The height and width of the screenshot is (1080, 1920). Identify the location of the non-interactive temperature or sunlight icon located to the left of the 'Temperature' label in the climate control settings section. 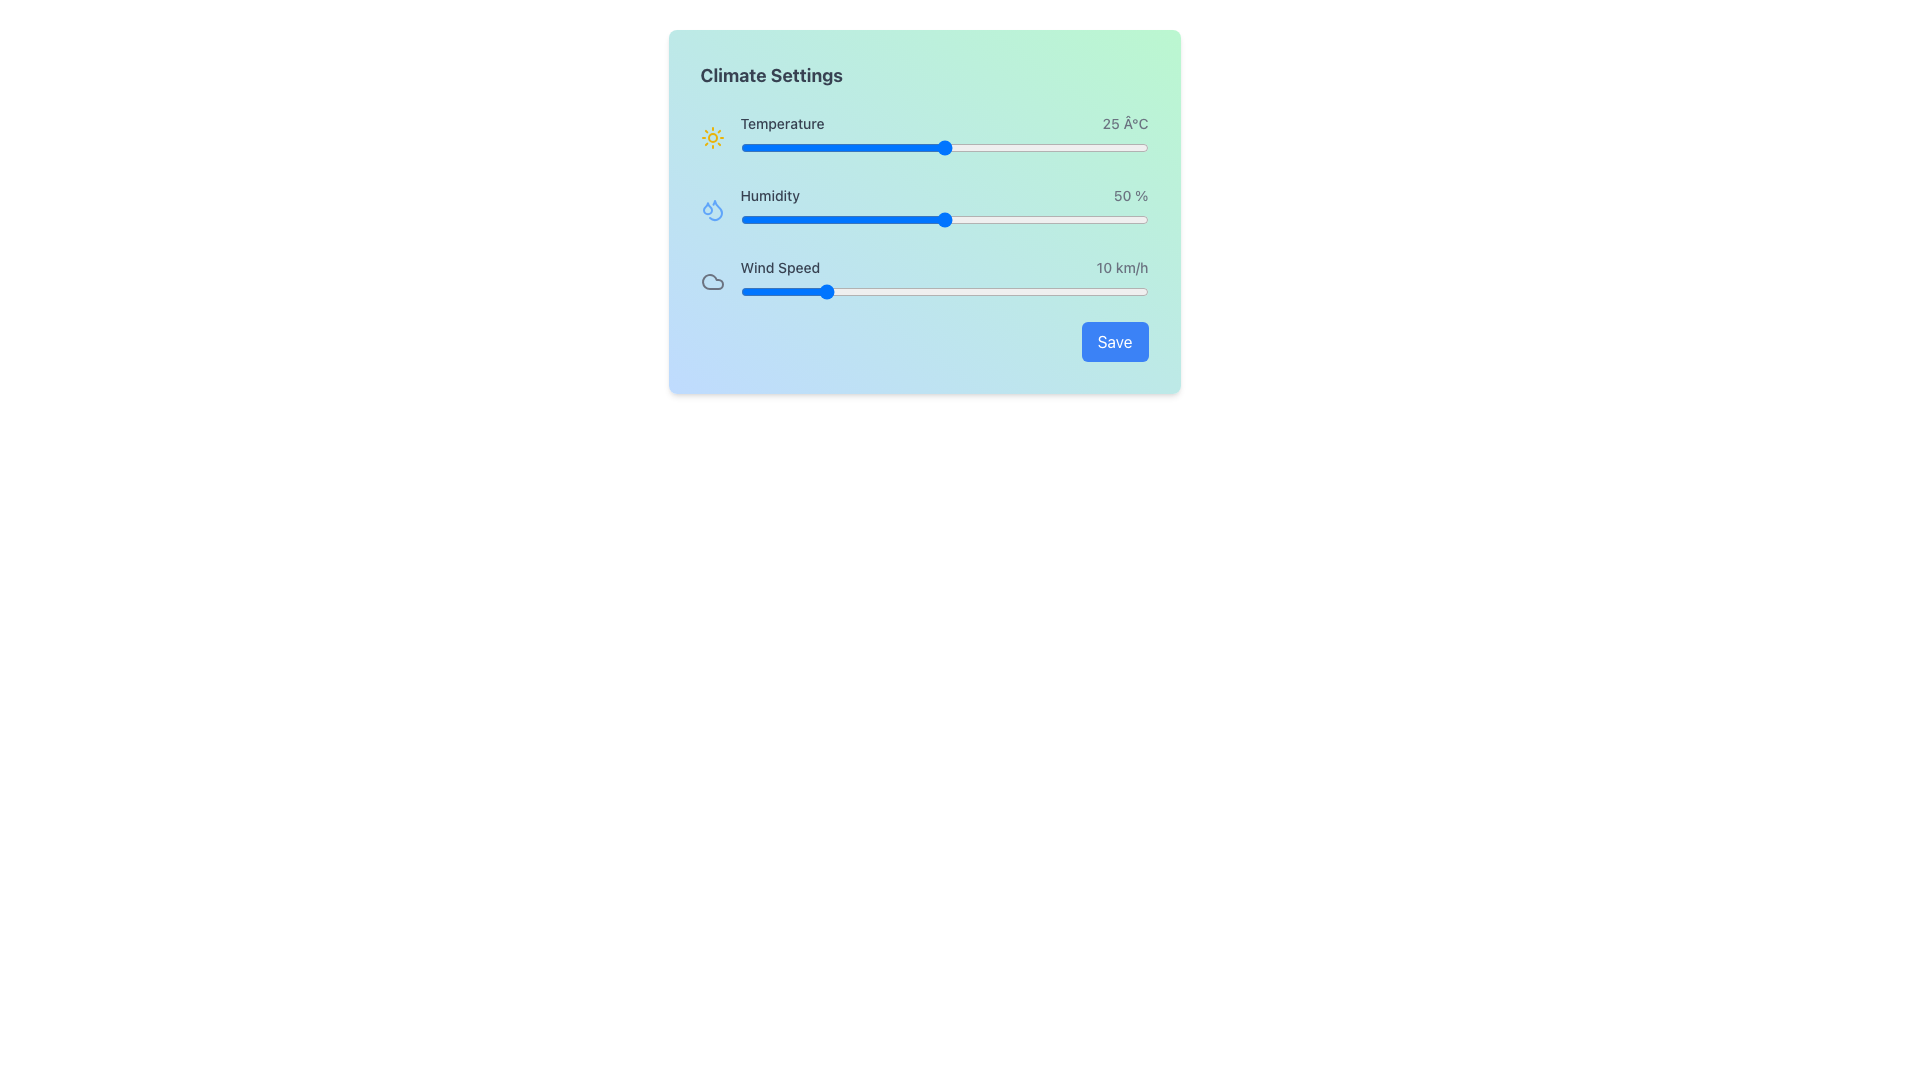
(712, 137).